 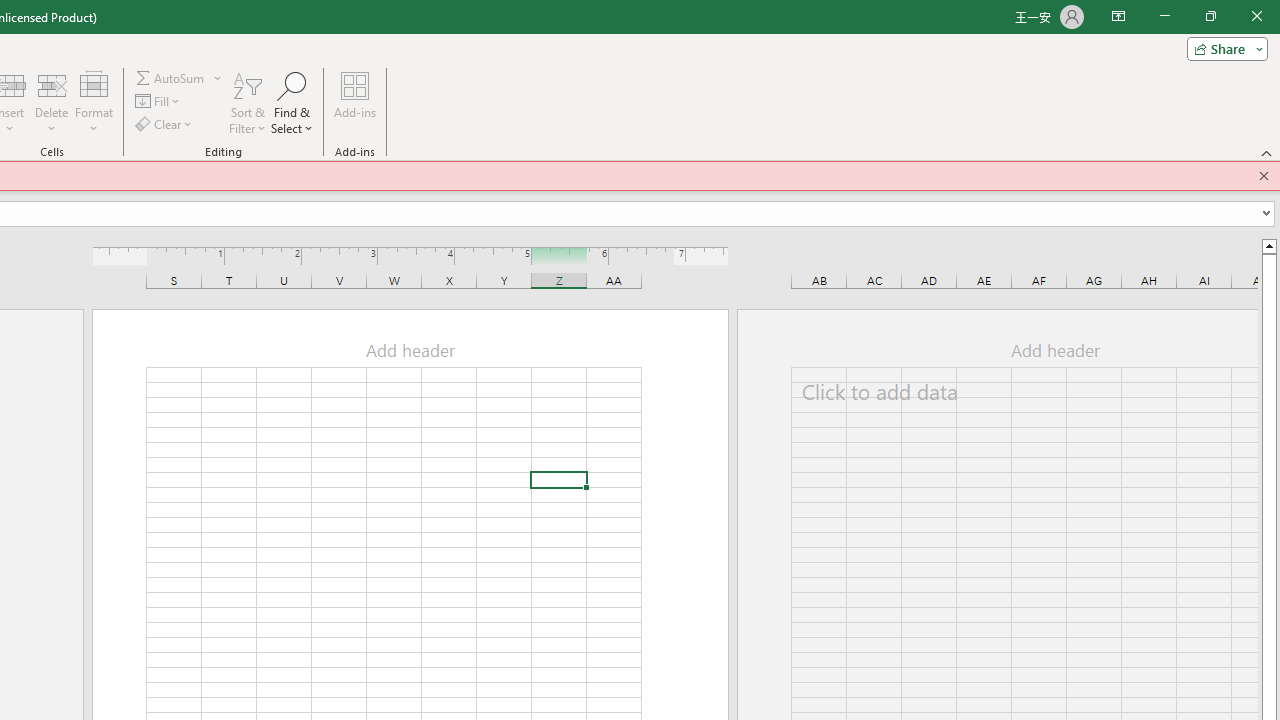 What do you see at coordinates (291, 103) in the screenshot?
I see `'Find & Select'` at bounding box center [291, 103].